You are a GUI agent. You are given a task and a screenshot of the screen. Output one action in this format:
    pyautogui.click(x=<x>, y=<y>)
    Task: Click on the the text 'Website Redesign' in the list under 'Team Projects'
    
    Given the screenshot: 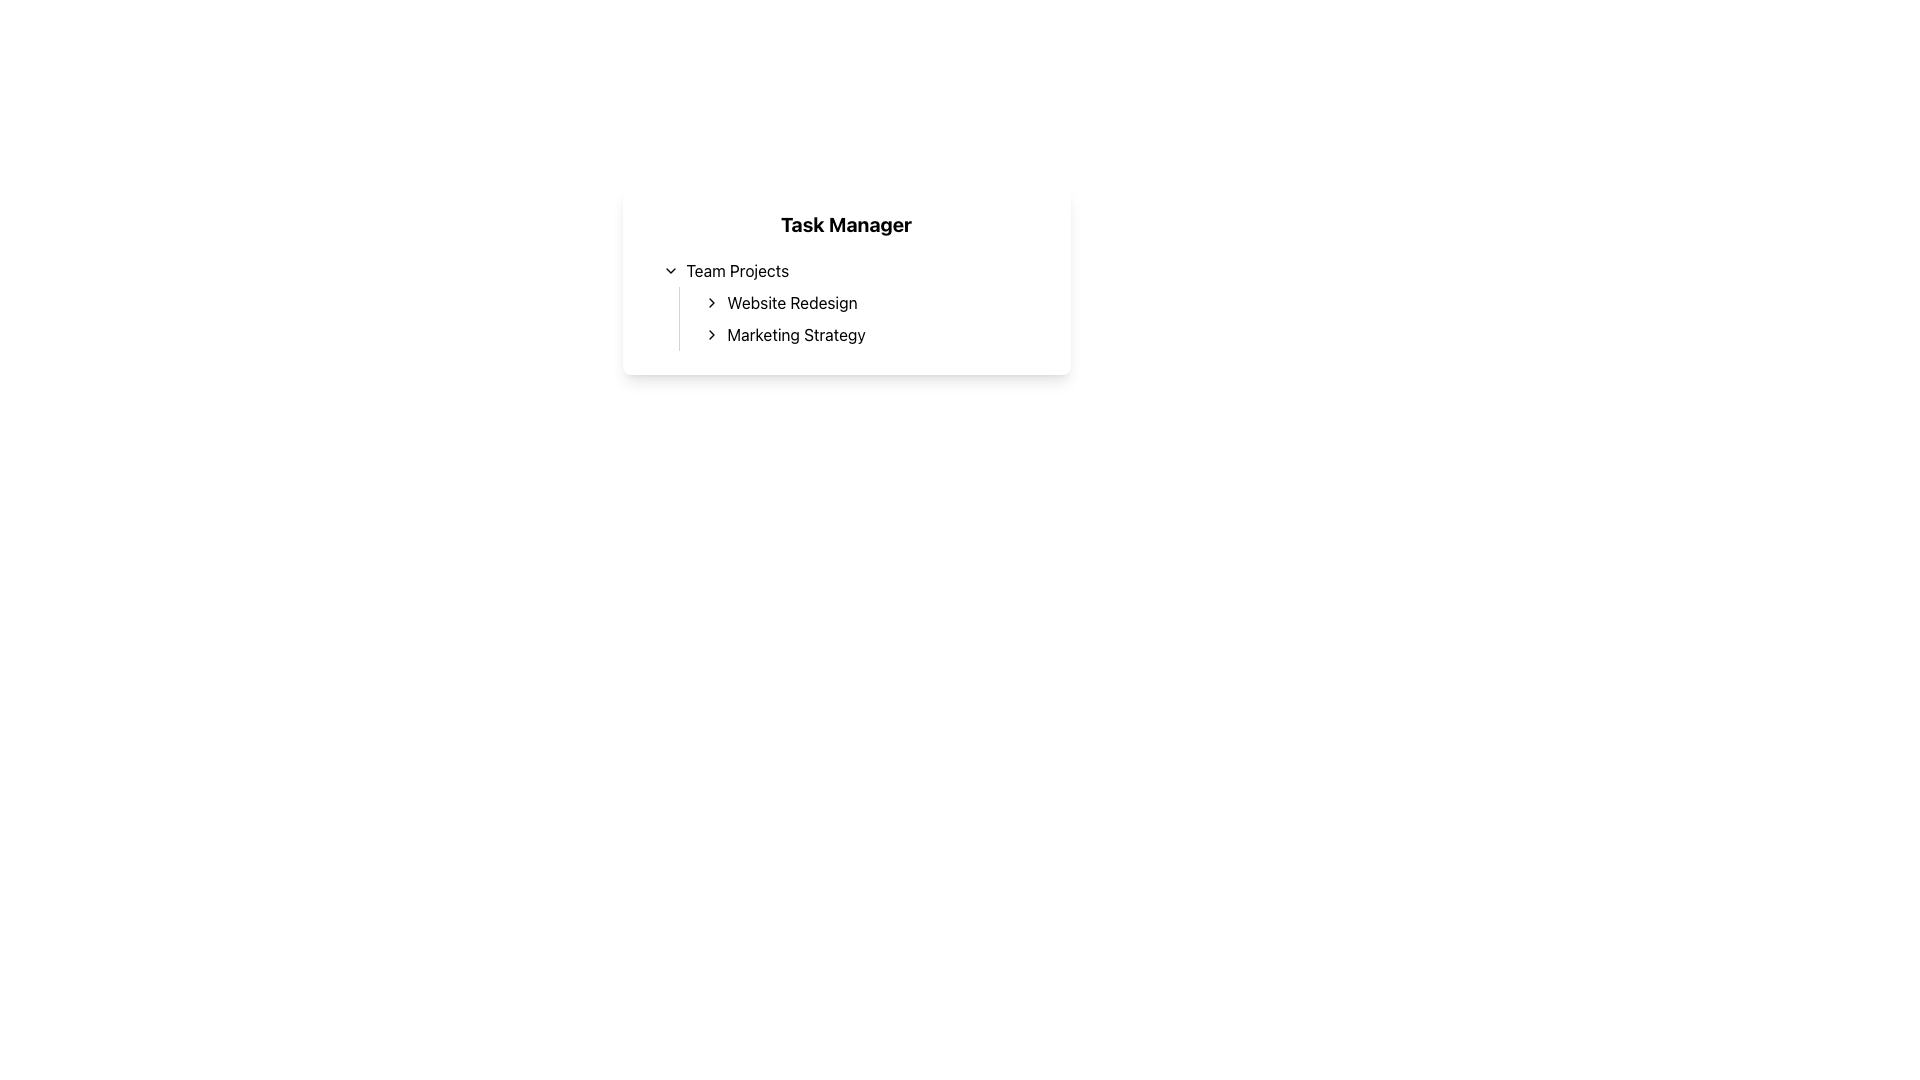 What is the action you would take?
    pyautogui.click(x=791, y=303)
    